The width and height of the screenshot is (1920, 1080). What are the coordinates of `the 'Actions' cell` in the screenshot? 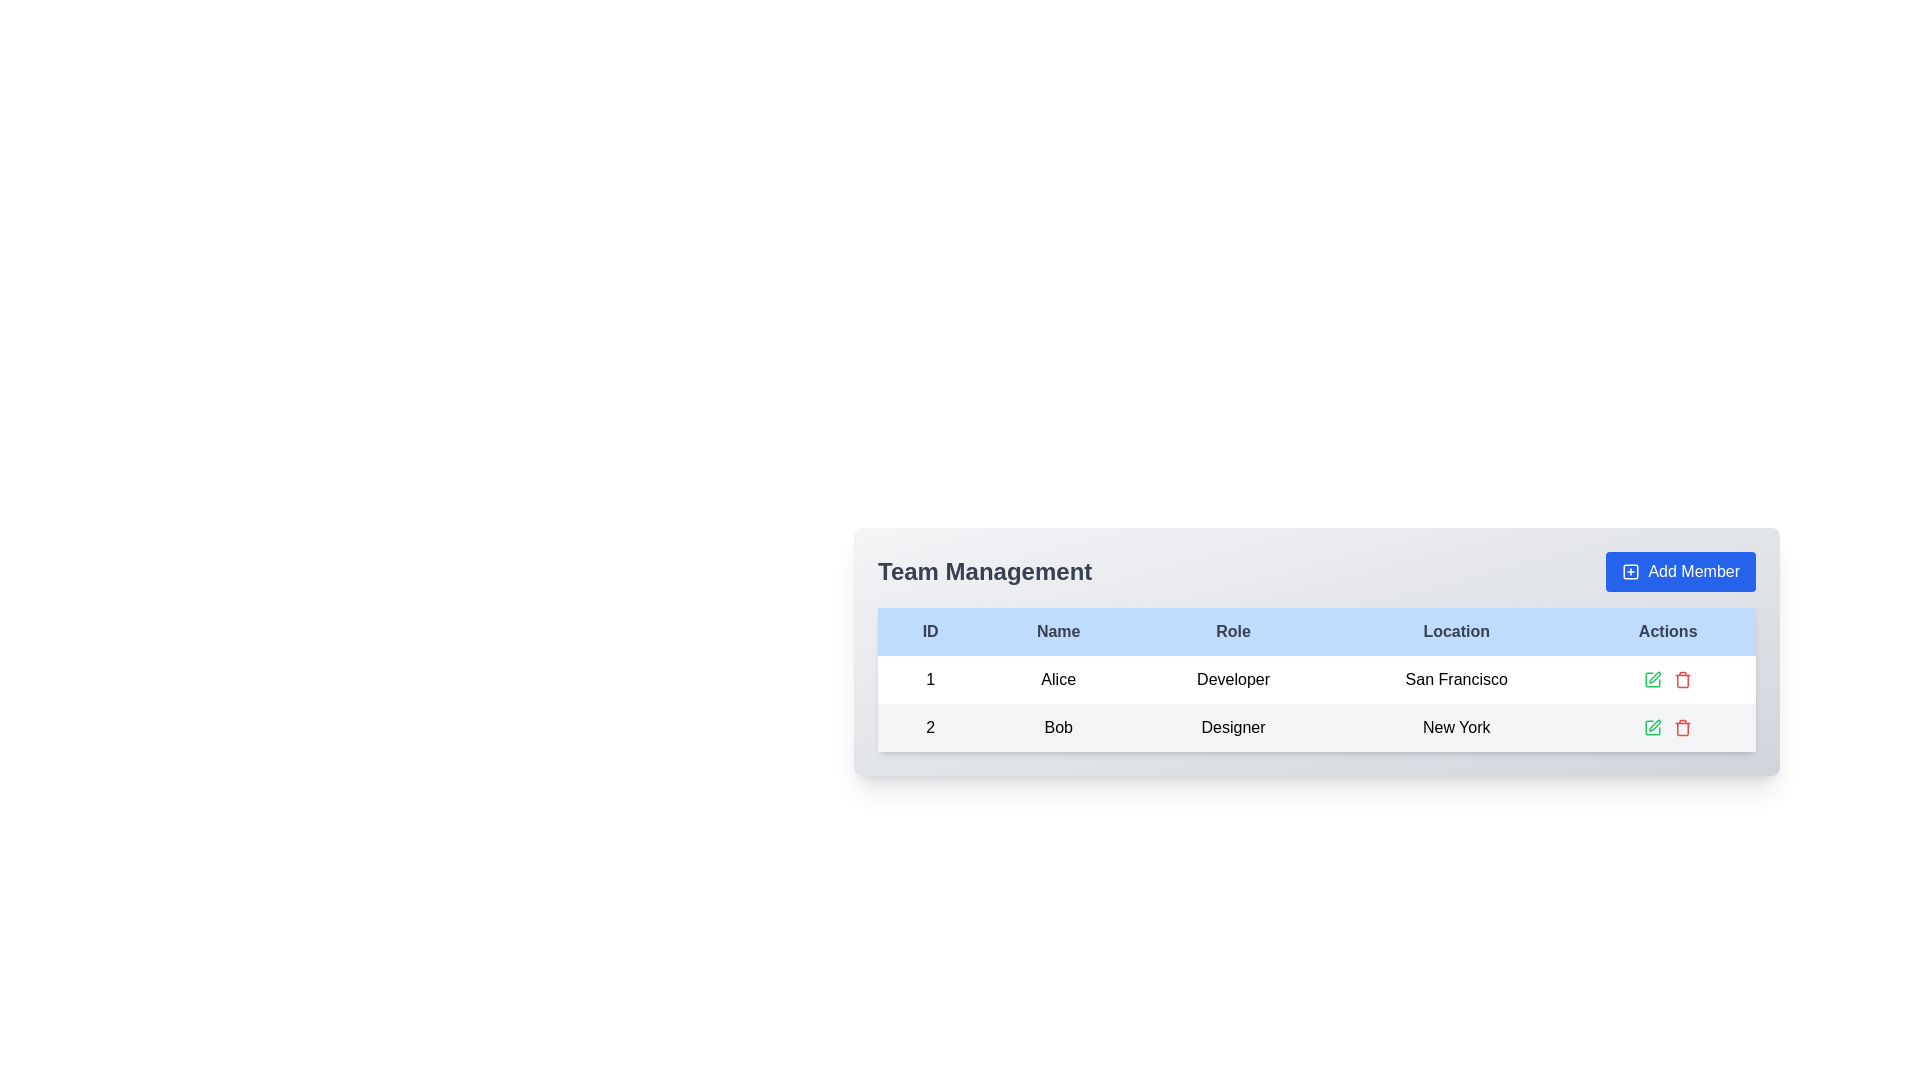 It's located at (1668, 678).